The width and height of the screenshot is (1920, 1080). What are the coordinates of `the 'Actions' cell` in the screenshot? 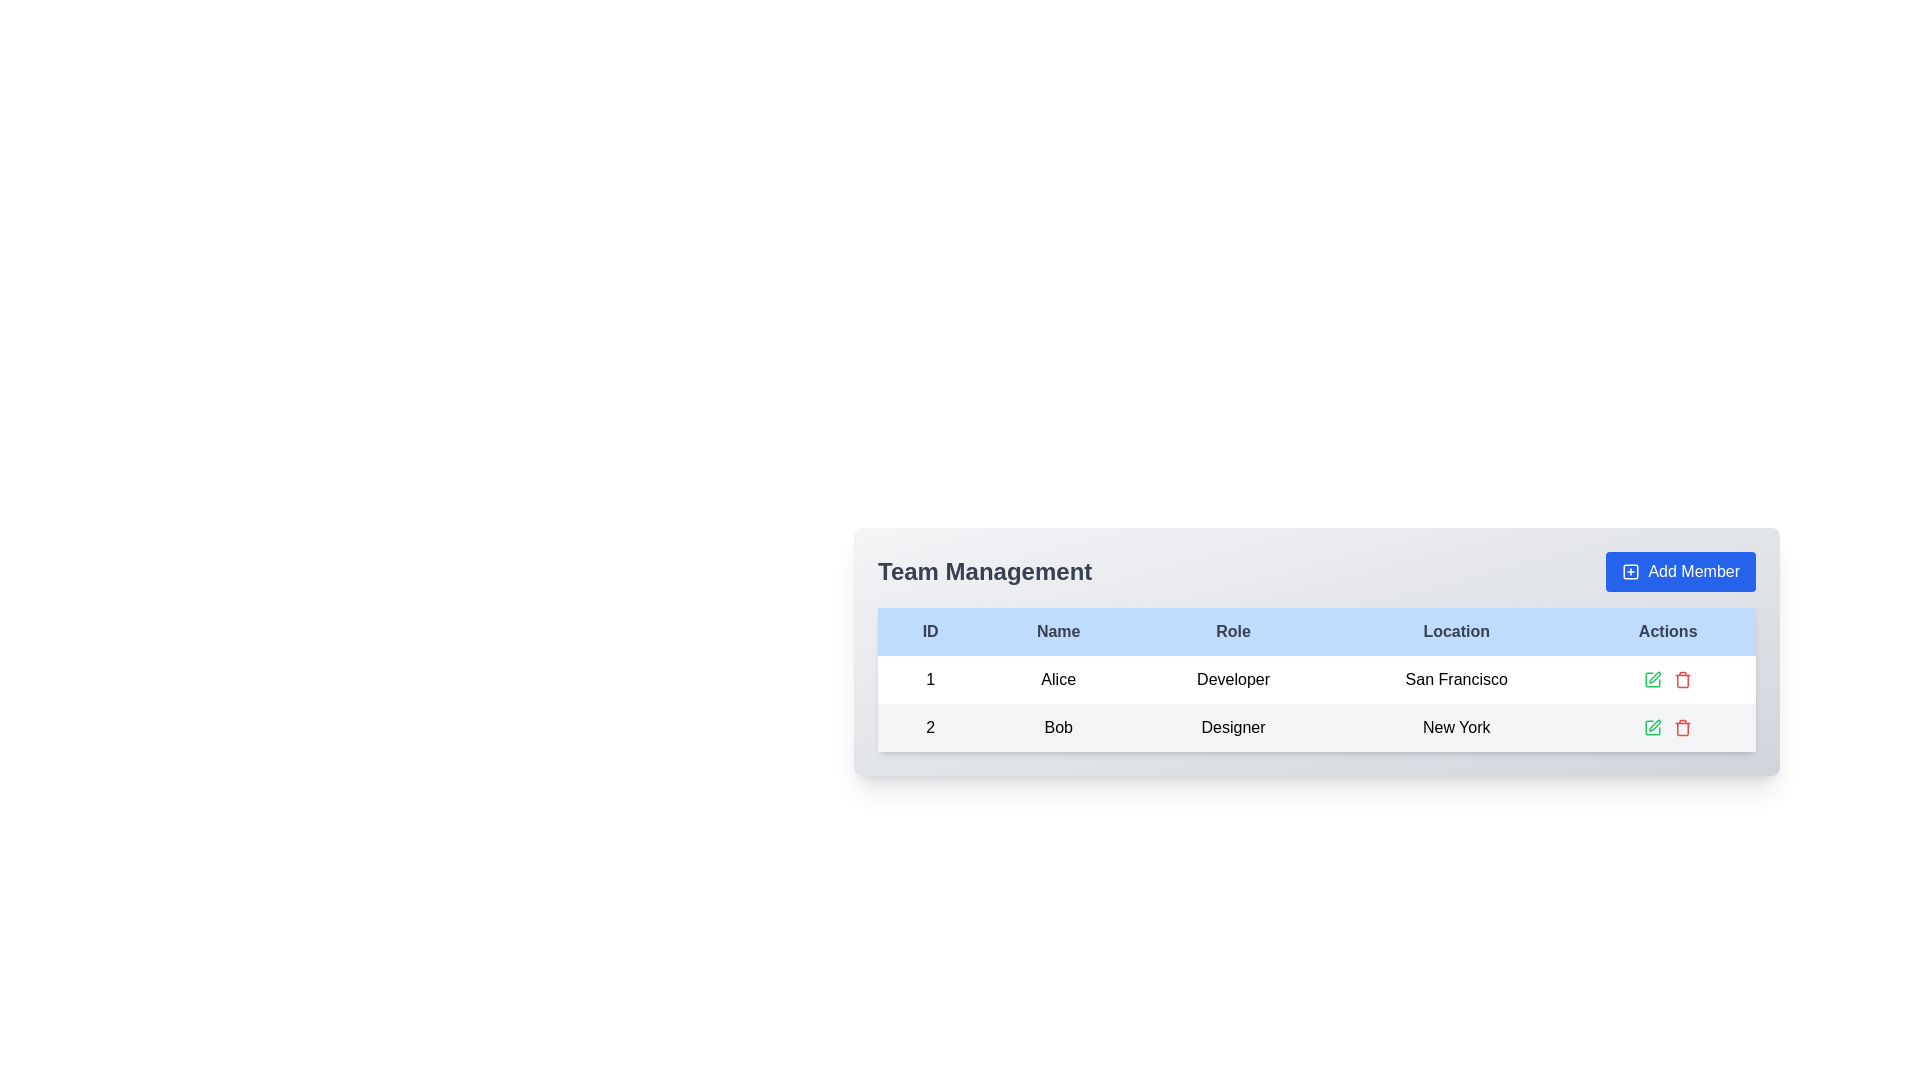 It's located at (1668, 678).